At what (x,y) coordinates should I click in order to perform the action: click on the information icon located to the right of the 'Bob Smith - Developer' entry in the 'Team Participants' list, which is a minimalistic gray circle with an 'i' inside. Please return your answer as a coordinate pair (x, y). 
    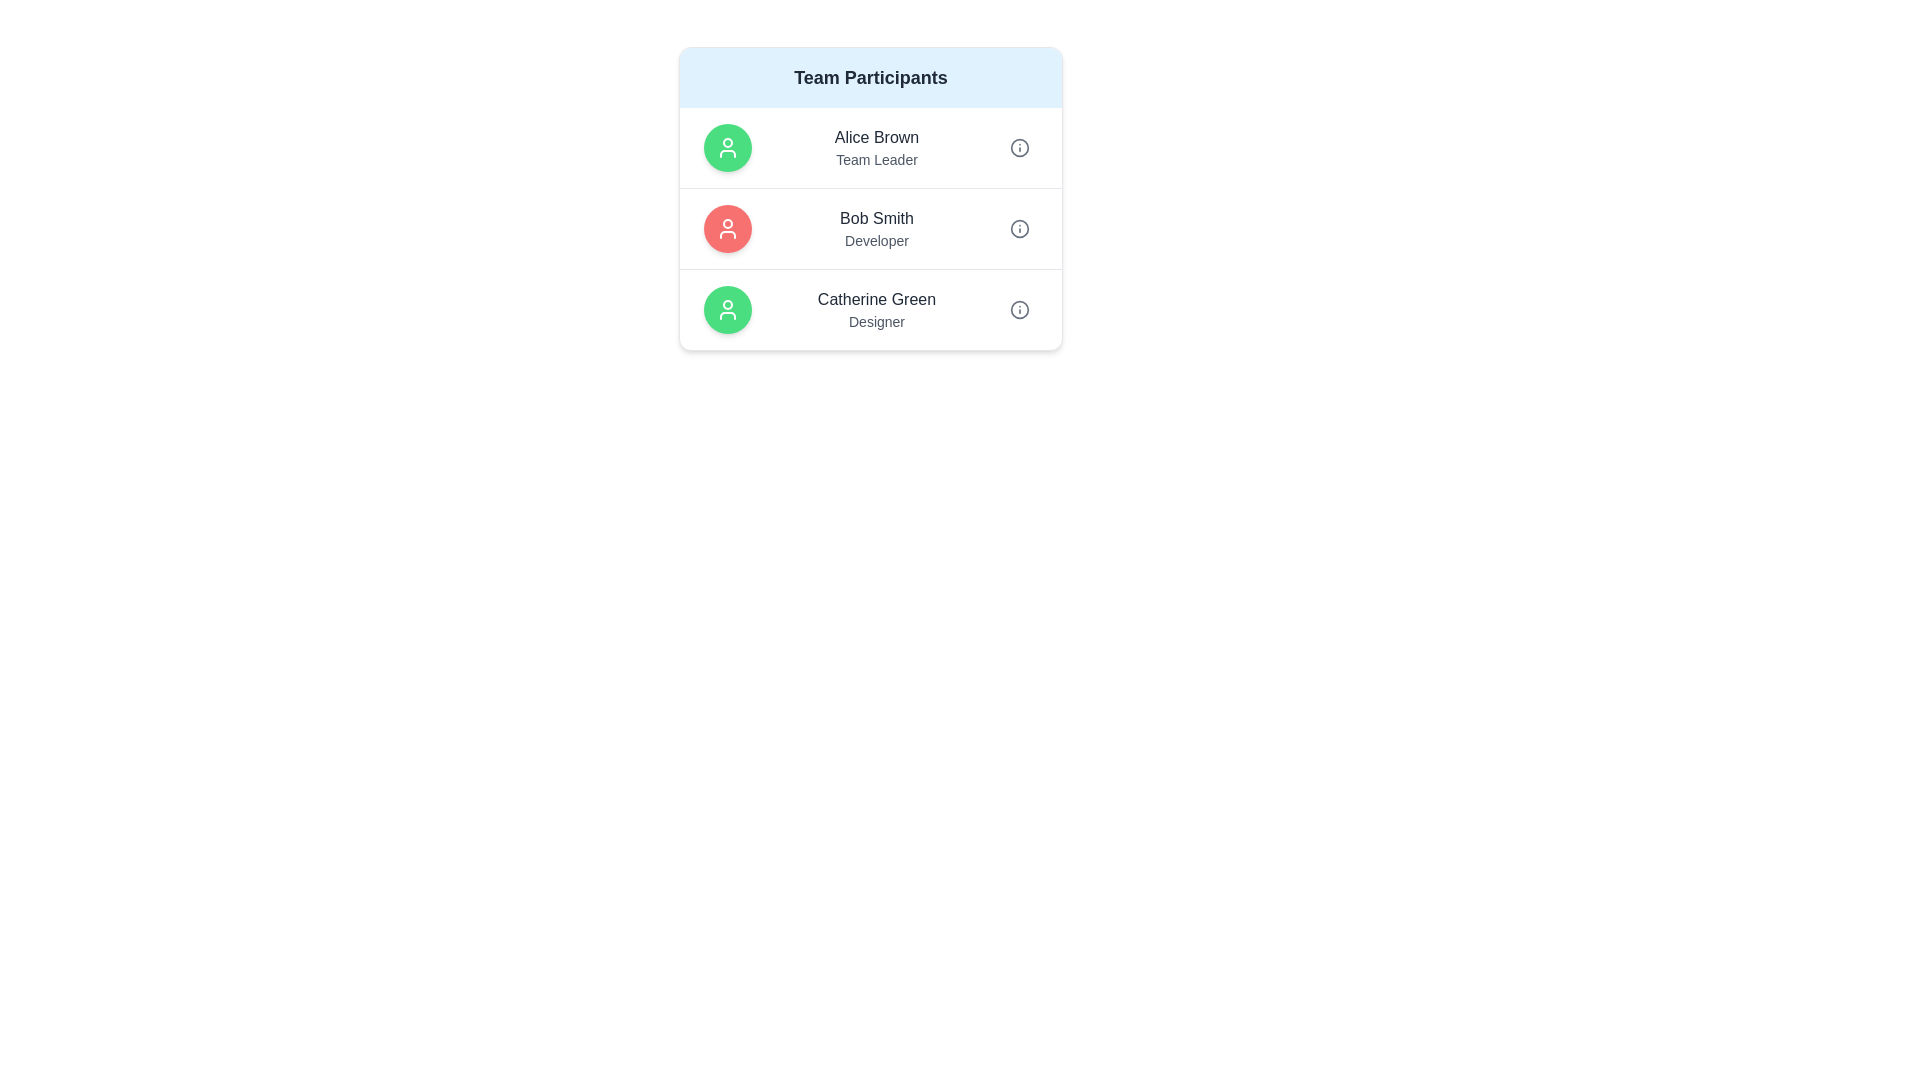
    Looking at the image, I should click on (1019, 227).